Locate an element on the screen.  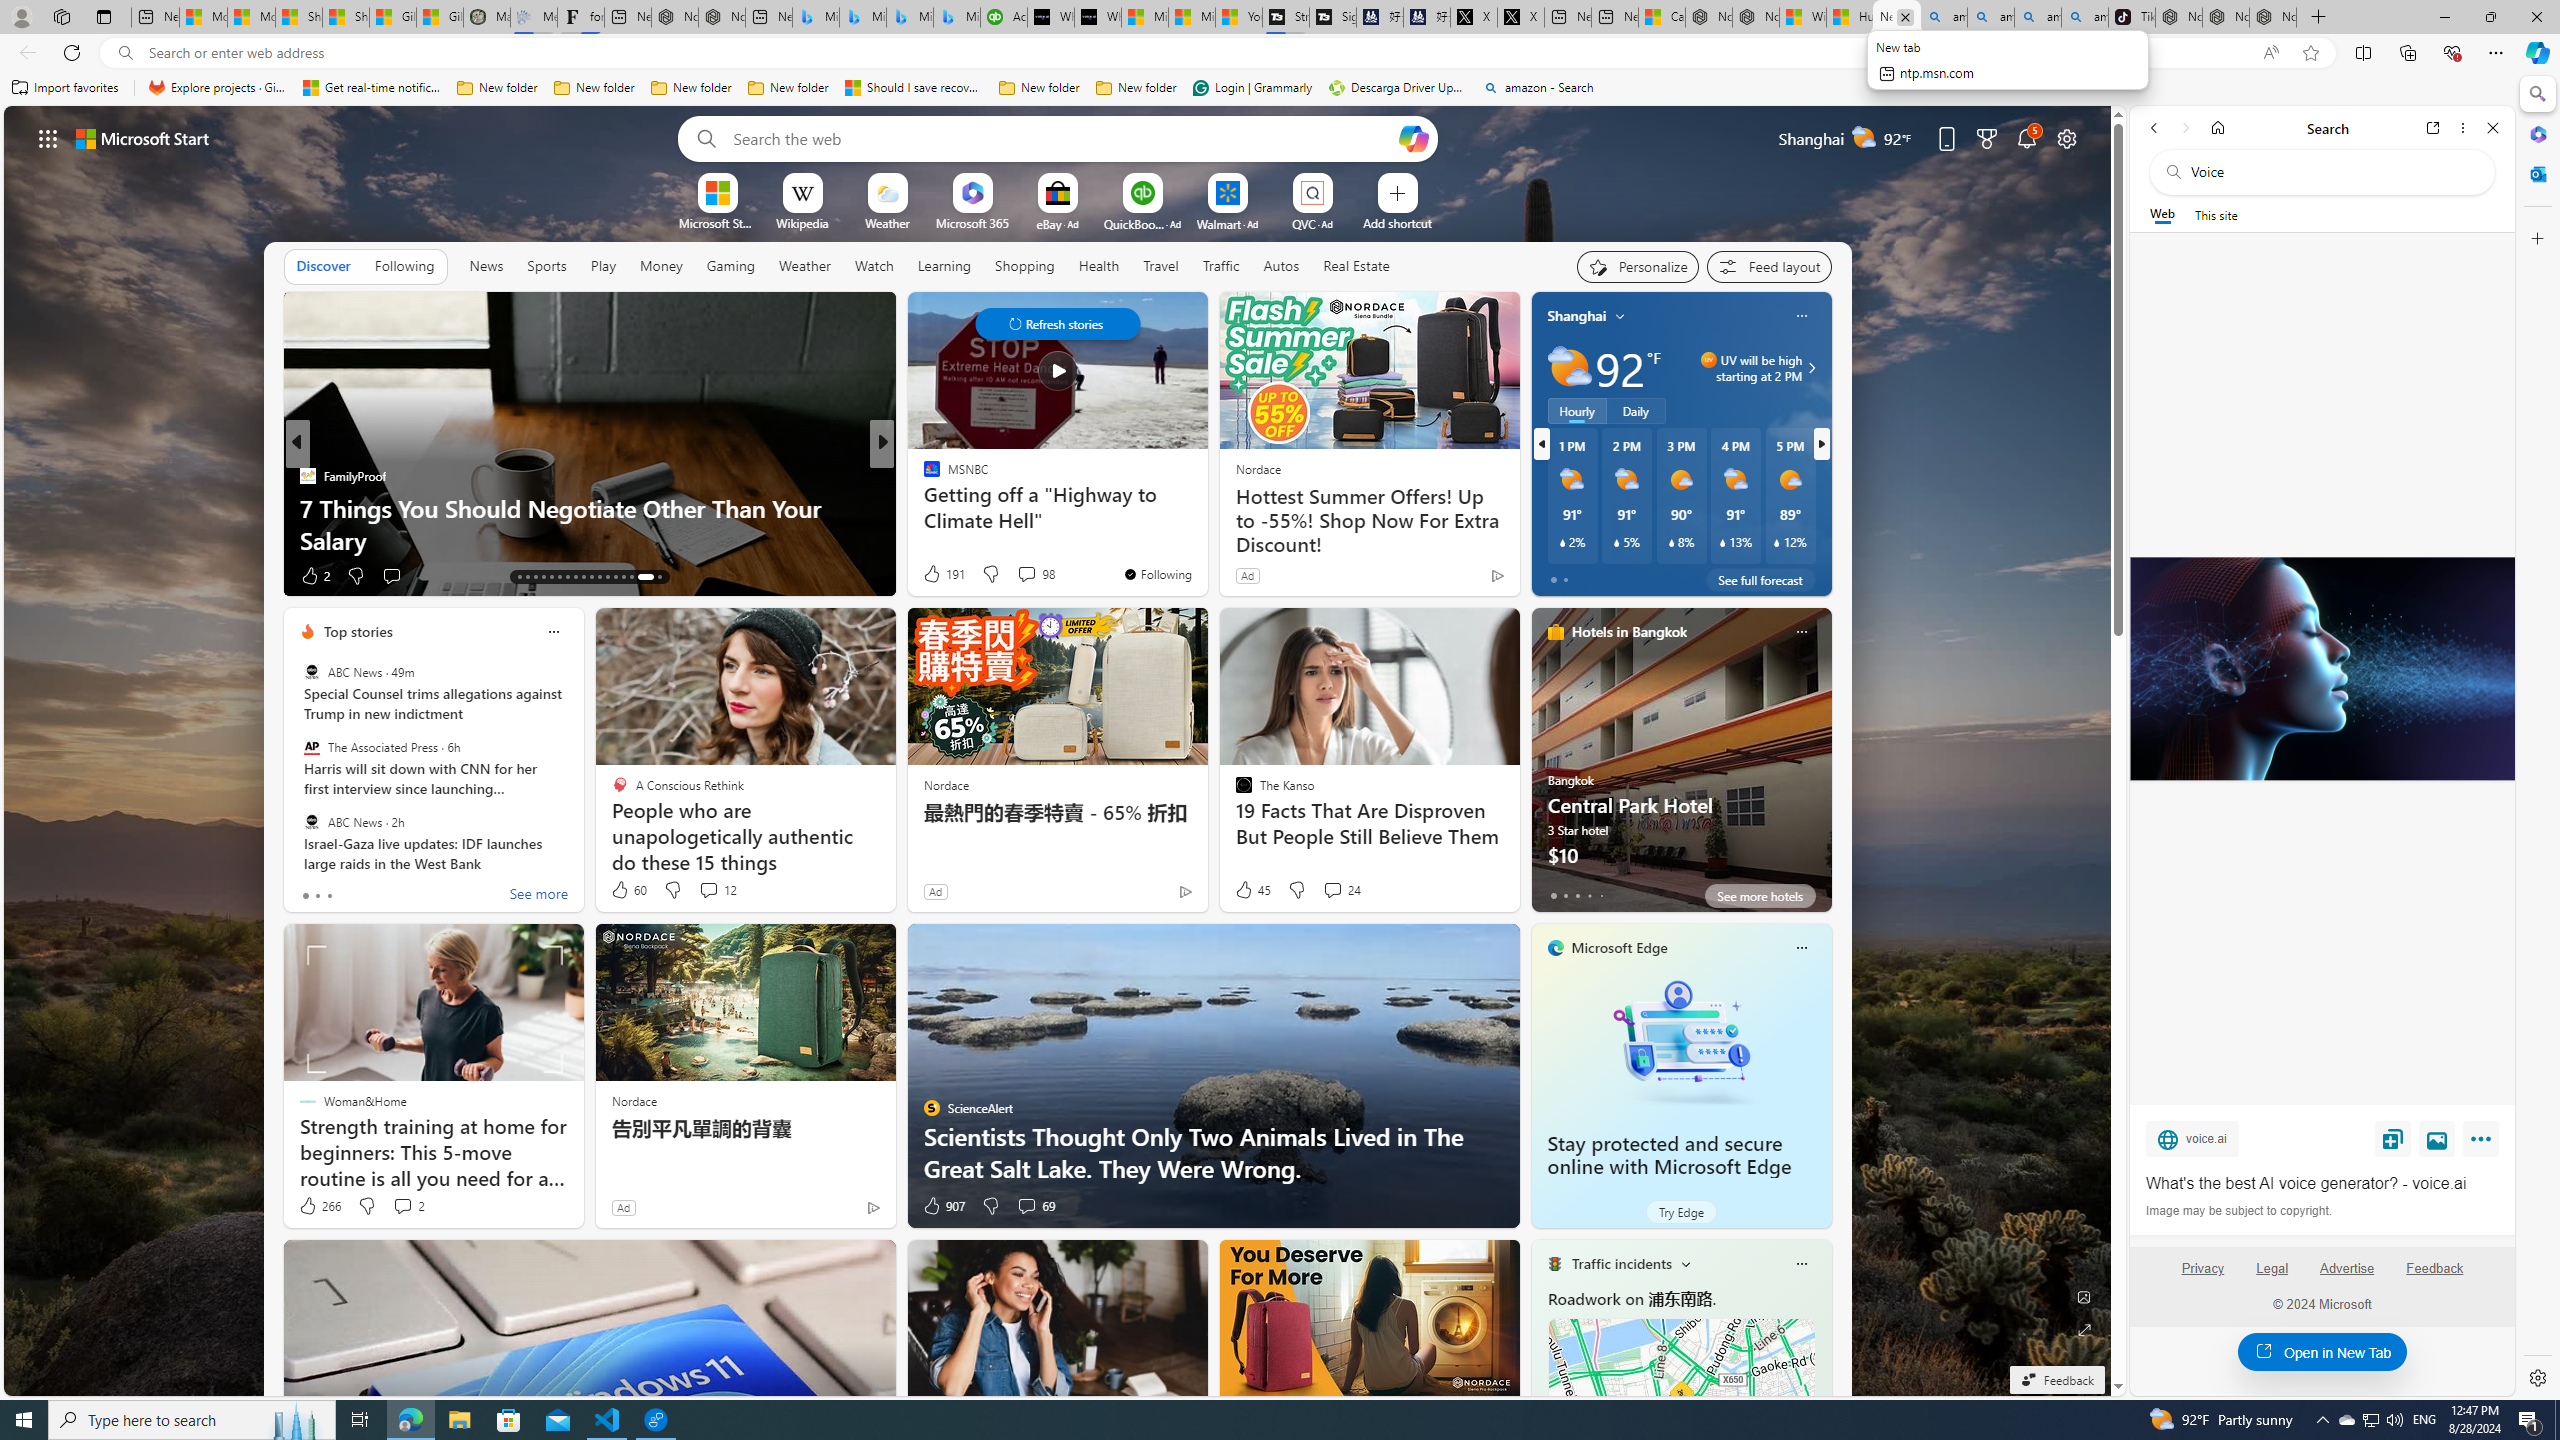
'Stay protected and secure online with Microsoft Edge' is located at coordinates (1679, 1041).